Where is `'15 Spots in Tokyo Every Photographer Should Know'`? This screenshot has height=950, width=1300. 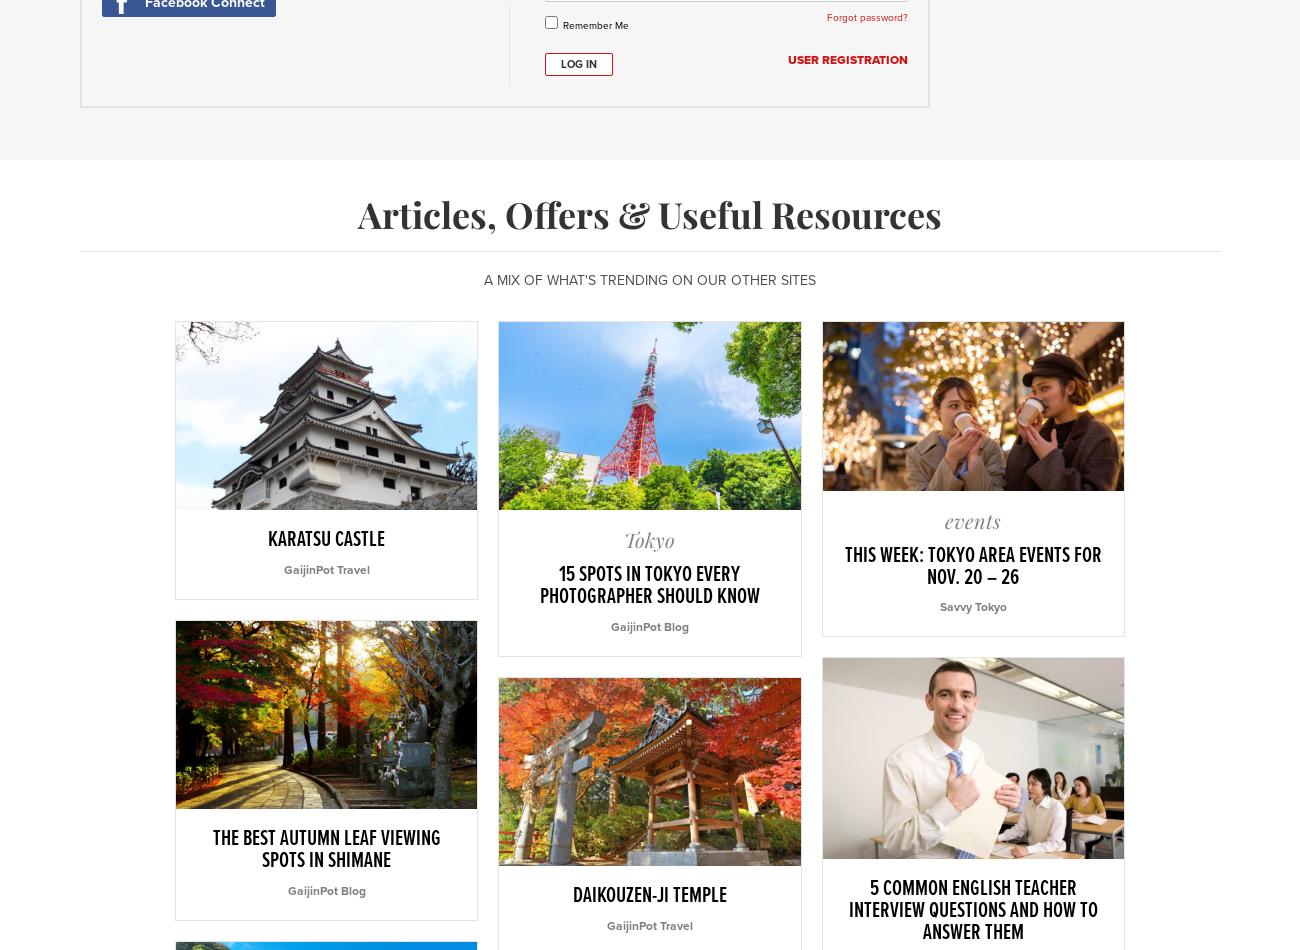
'15 Spots in Tokyo Every Photographer Should Know' is located at coordinates (648, 586).